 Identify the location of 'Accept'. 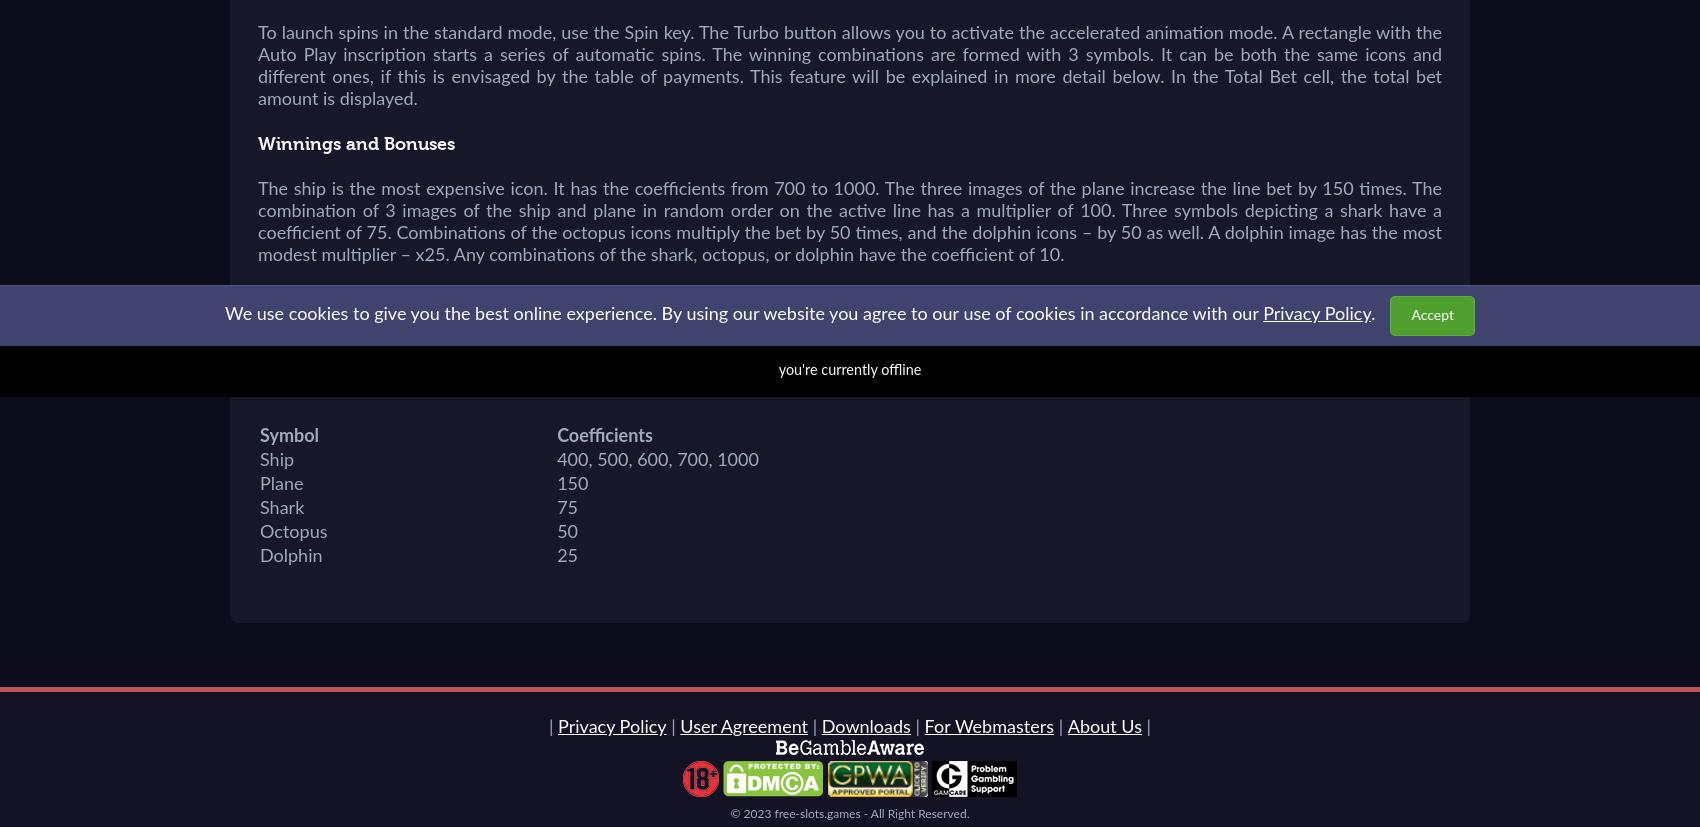
(1431, 314).